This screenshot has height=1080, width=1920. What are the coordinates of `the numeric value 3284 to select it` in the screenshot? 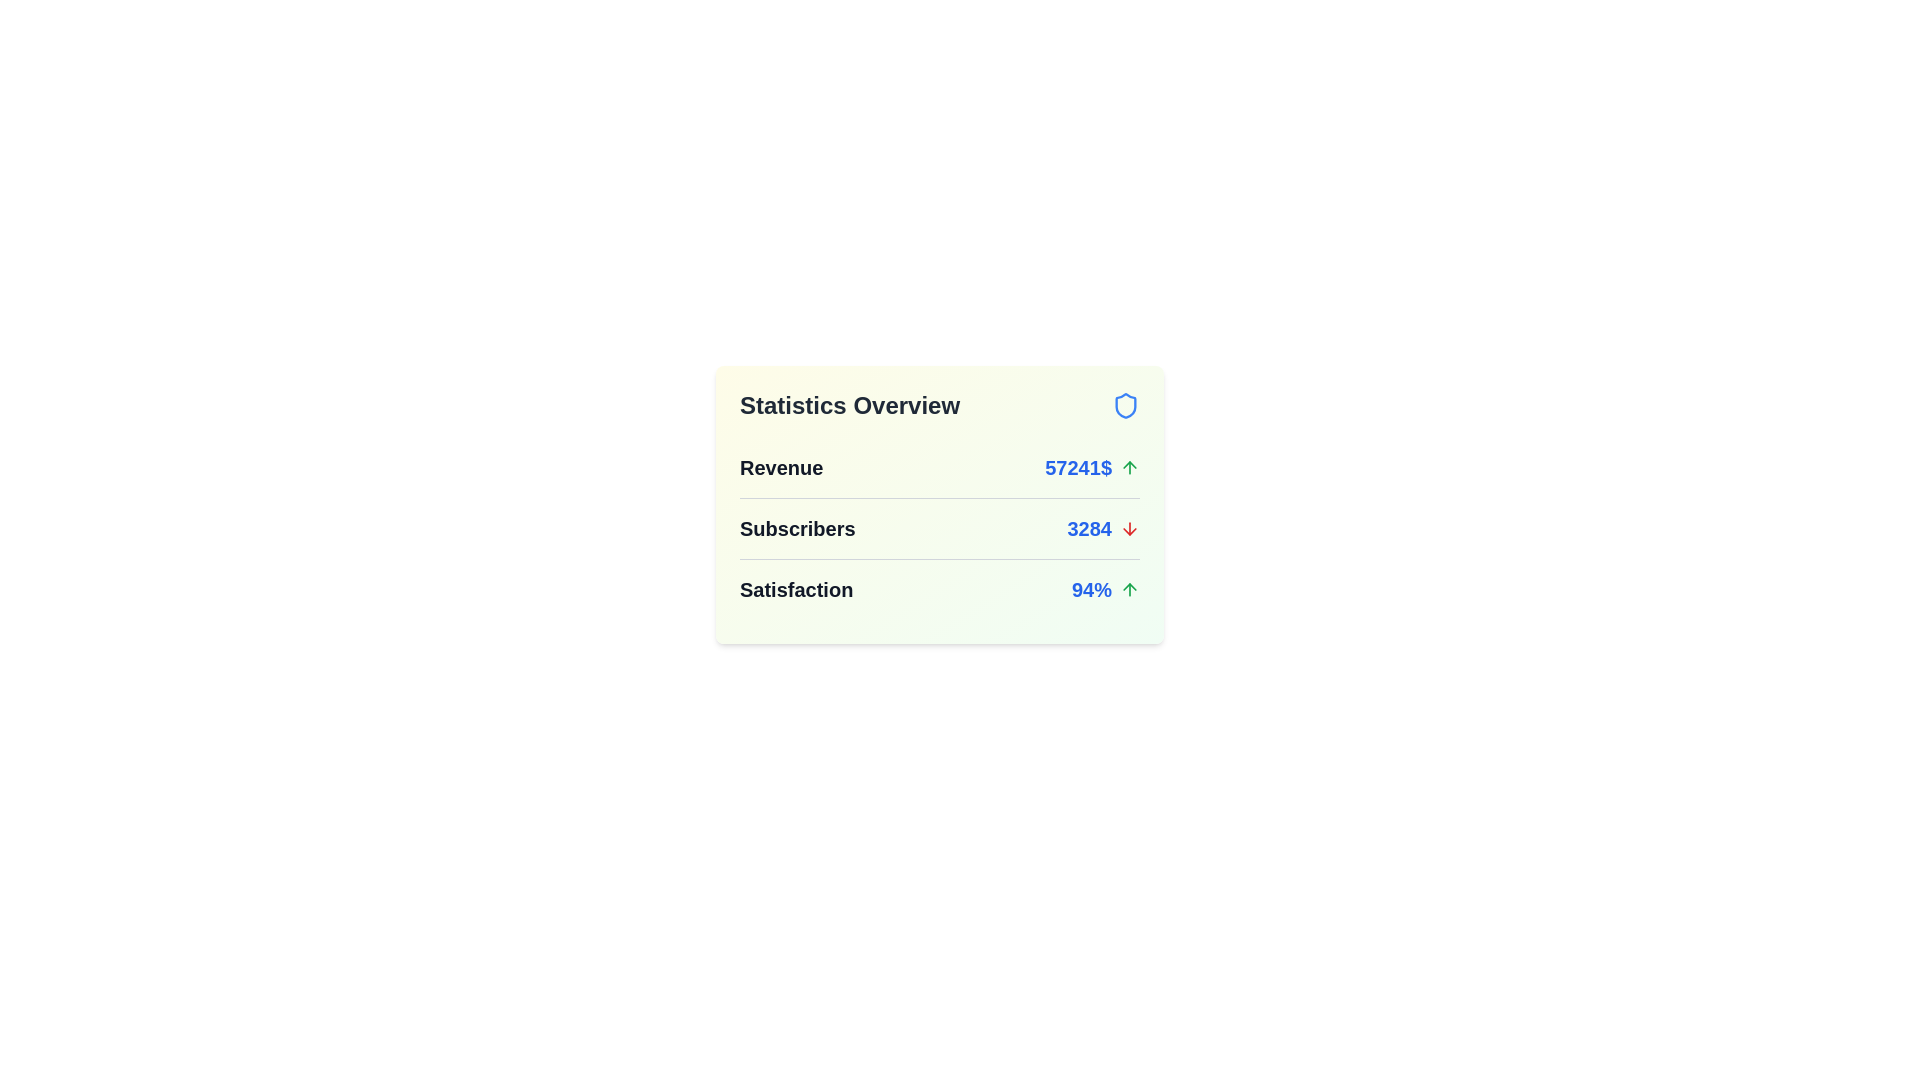 It's located at (1088, 527).